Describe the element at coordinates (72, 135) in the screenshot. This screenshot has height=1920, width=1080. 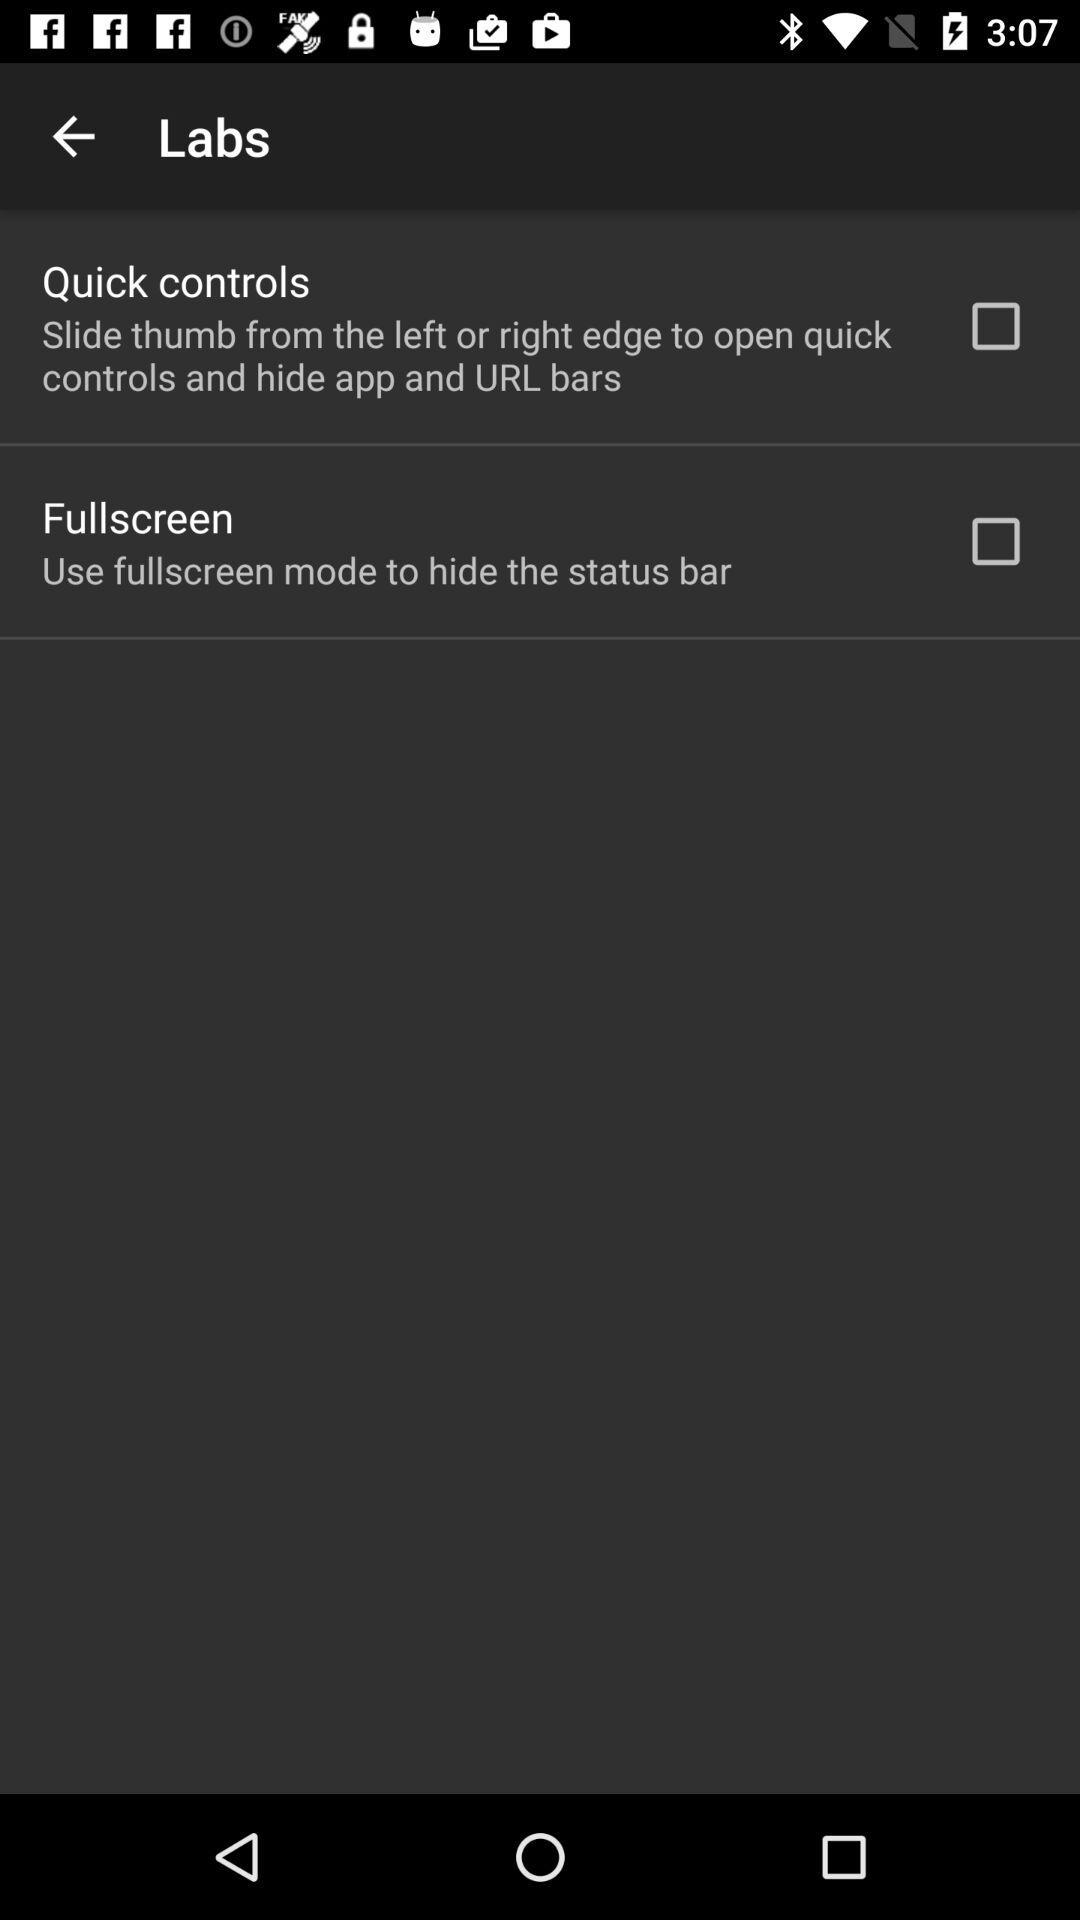
I see `icon to the left of the labs app` at that location.